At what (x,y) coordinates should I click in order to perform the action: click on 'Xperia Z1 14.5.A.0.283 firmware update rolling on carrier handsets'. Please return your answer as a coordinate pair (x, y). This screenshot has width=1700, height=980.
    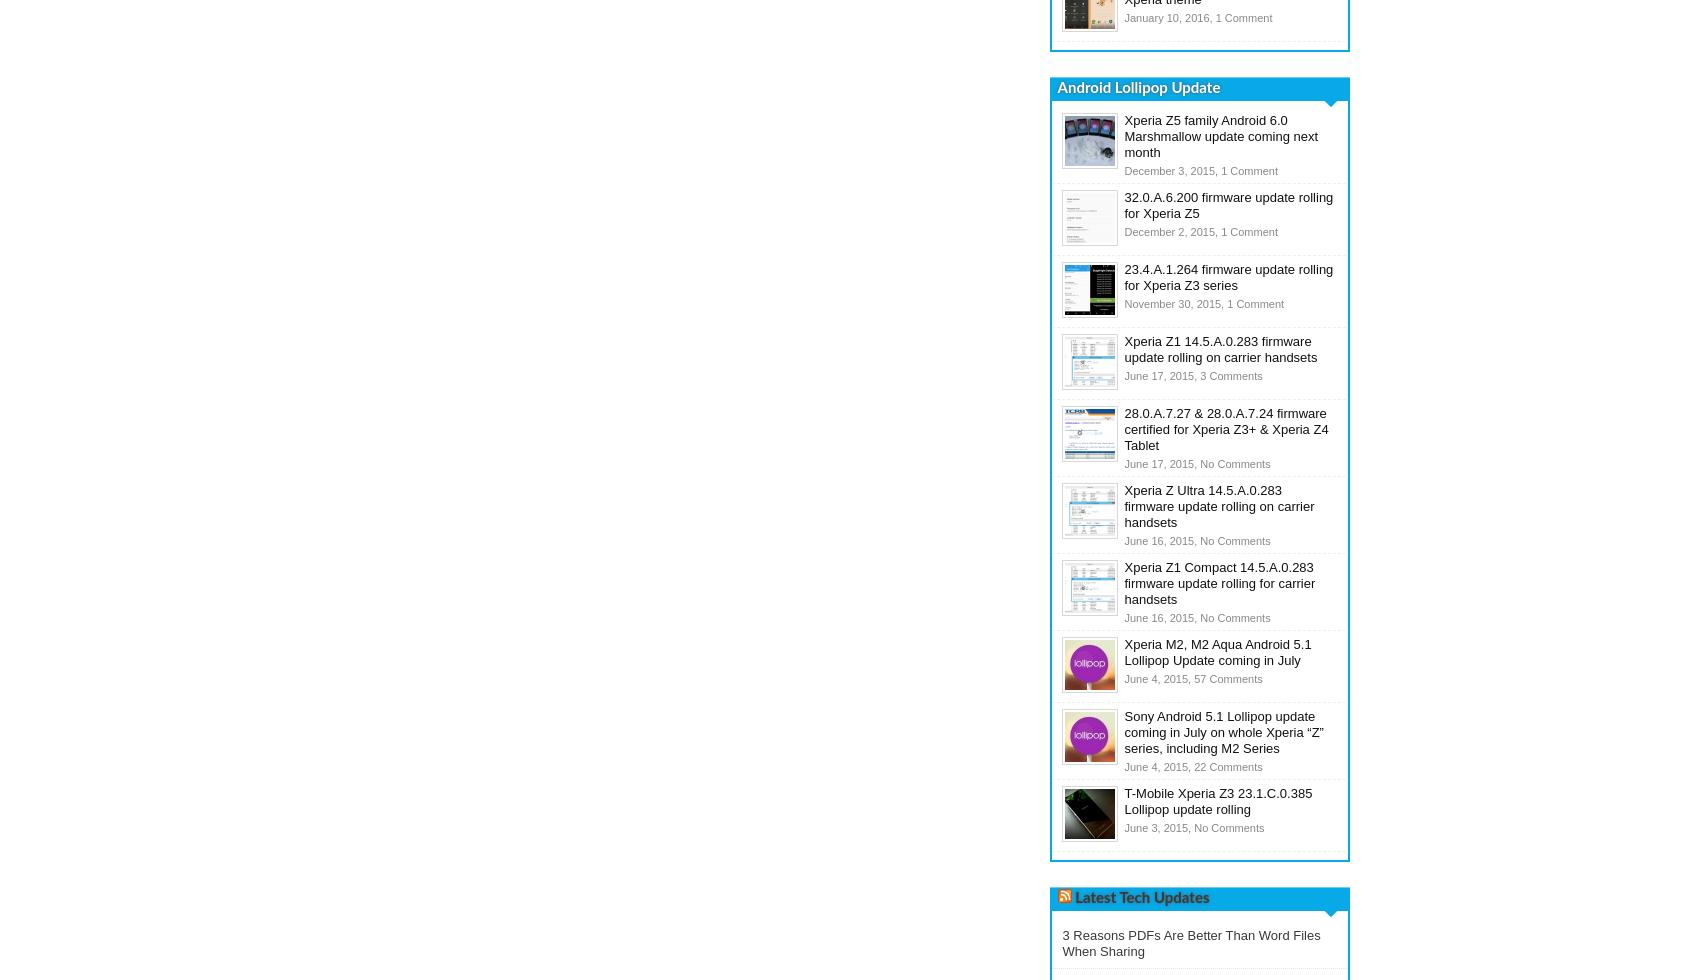
    Looking at the image, I should click on (1124, 349).